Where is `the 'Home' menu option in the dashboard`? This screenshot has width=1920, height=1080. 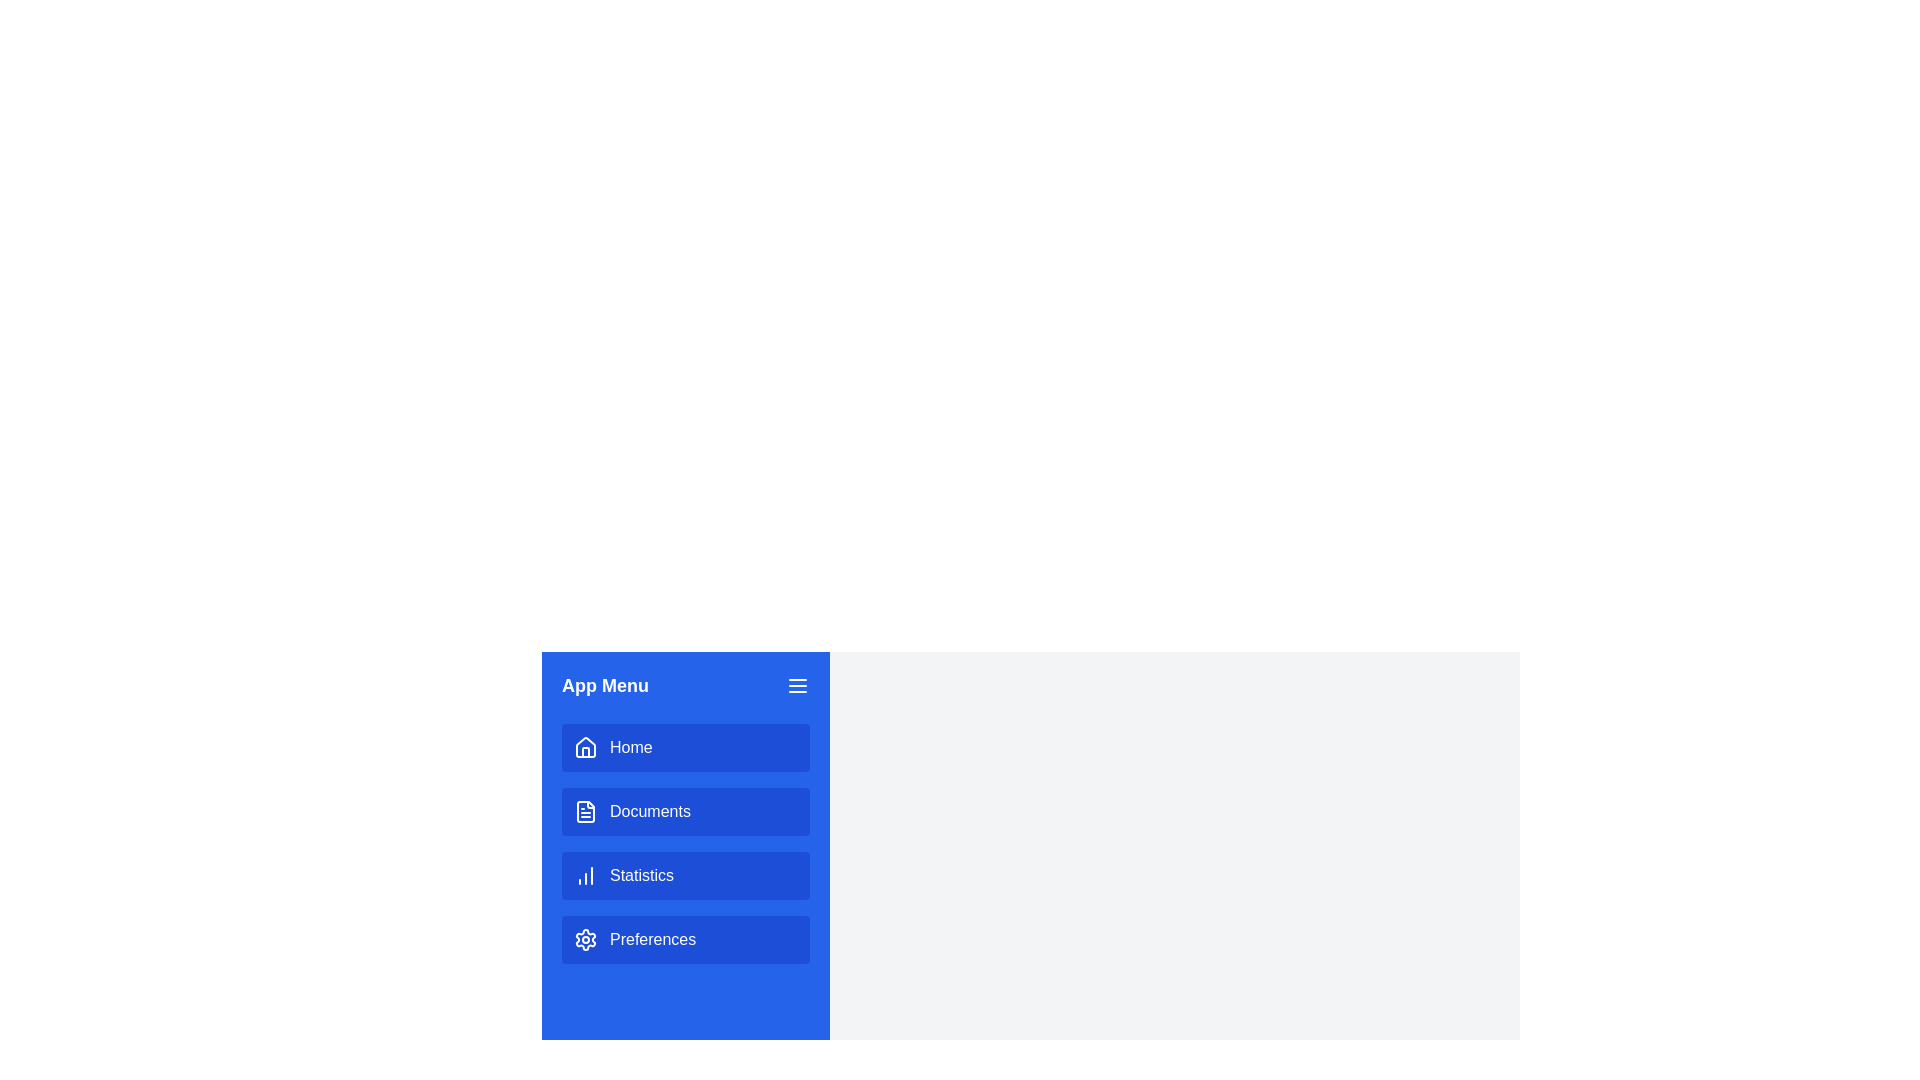 the 'Home' menu option in the dashboard is located at coordinates (686, 748).